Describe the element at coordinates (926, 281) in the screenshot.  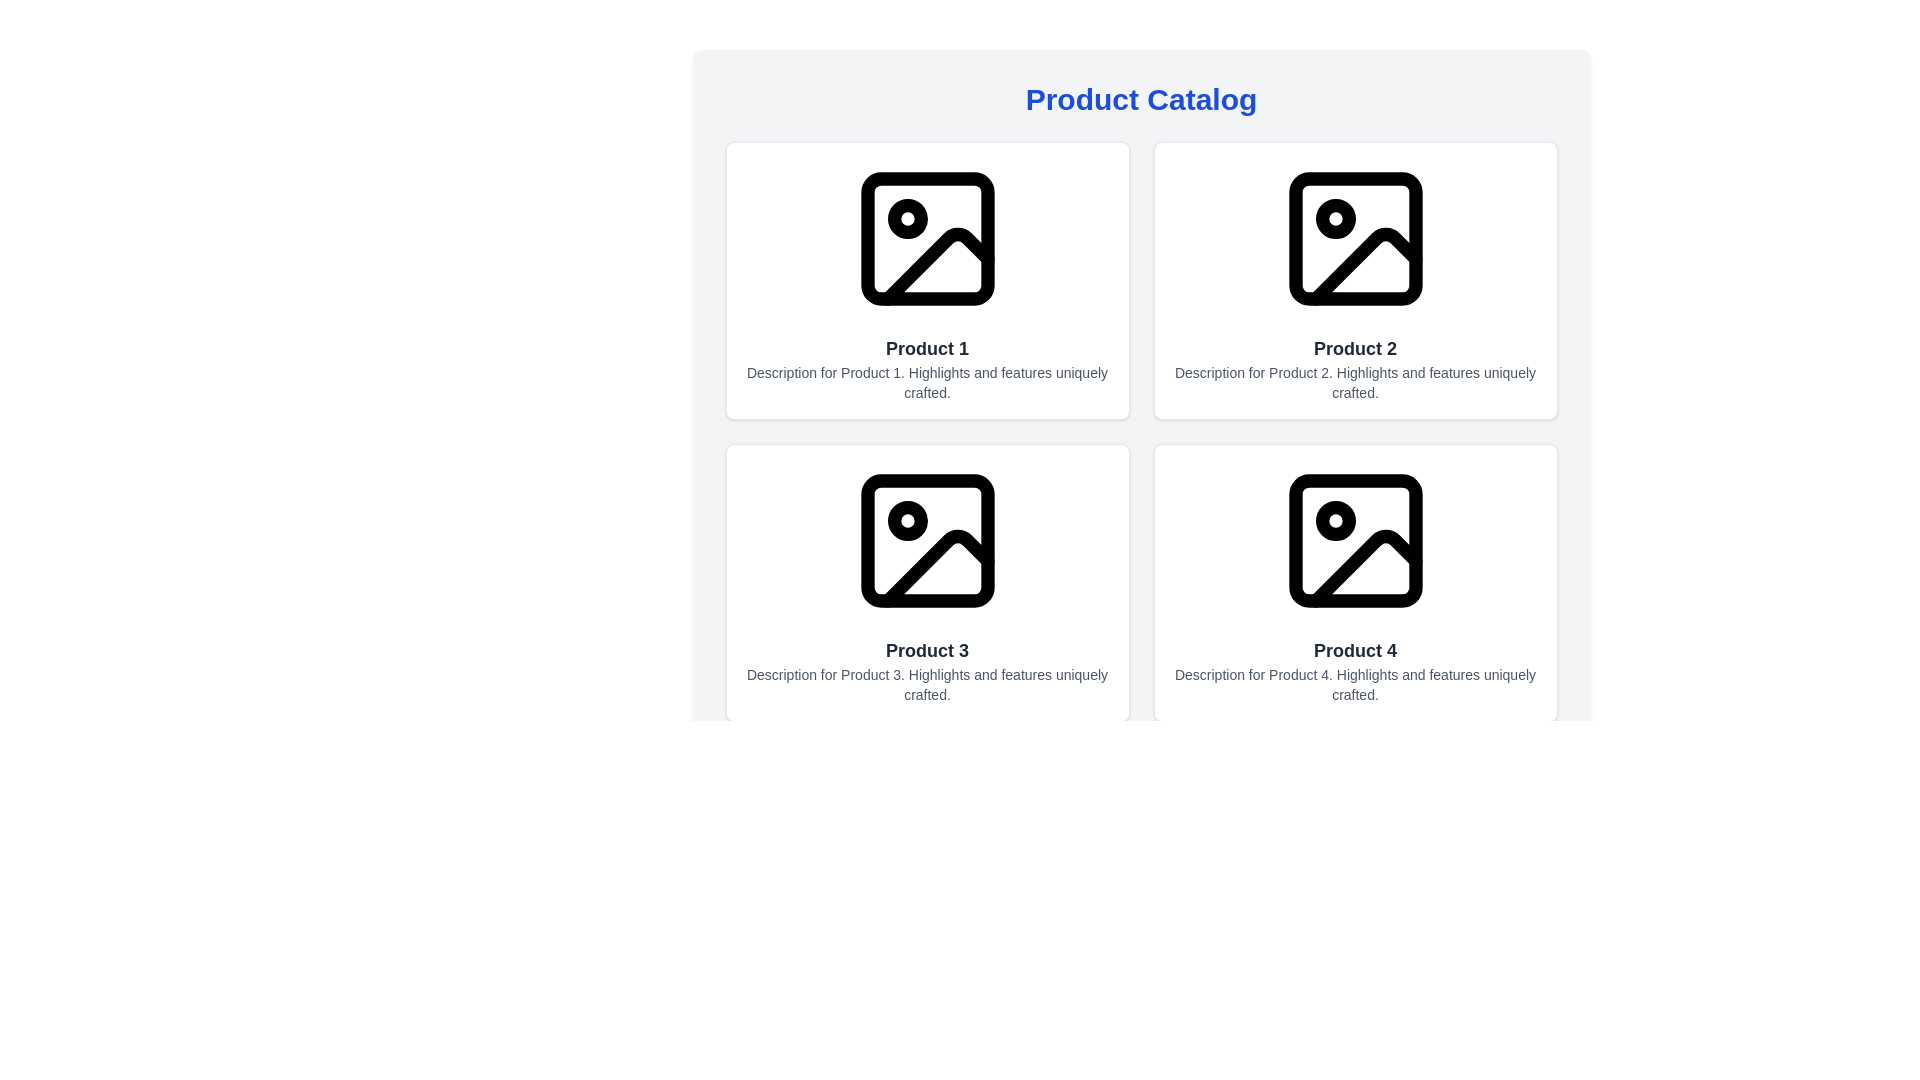
I see `the Product display card labeled 'Product 1' which features an image placeholder, a bold title, and descriptive text, located in the top-left corner of the grid layout` at that location.